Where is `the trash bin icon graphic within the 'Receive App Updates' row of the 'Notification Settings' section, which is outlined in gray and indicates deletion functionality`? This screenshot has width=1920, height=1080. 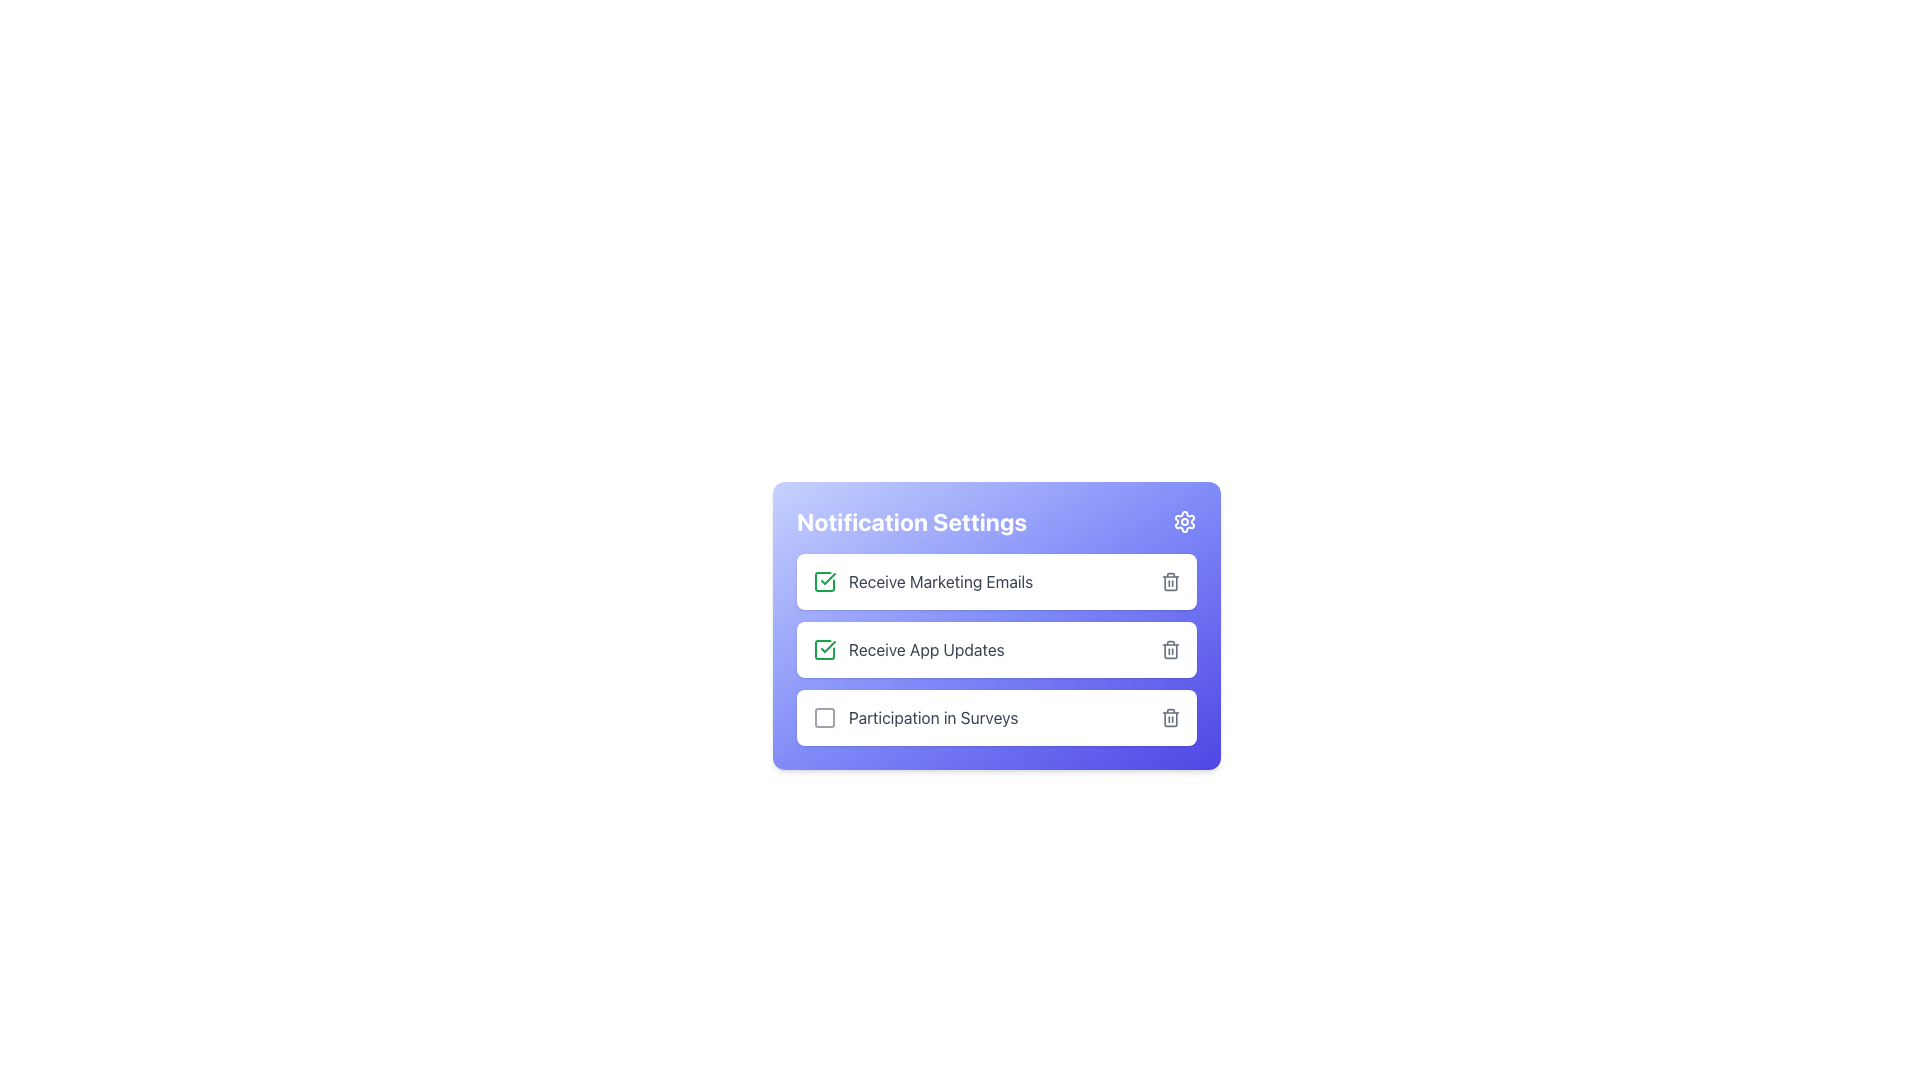 the trash bin icon graphic within the 'Receive App Updates' row of the 'Notification Settings' section, which is outlined in gray and indicates deletion functionality is located at coordinates (1171, 651).